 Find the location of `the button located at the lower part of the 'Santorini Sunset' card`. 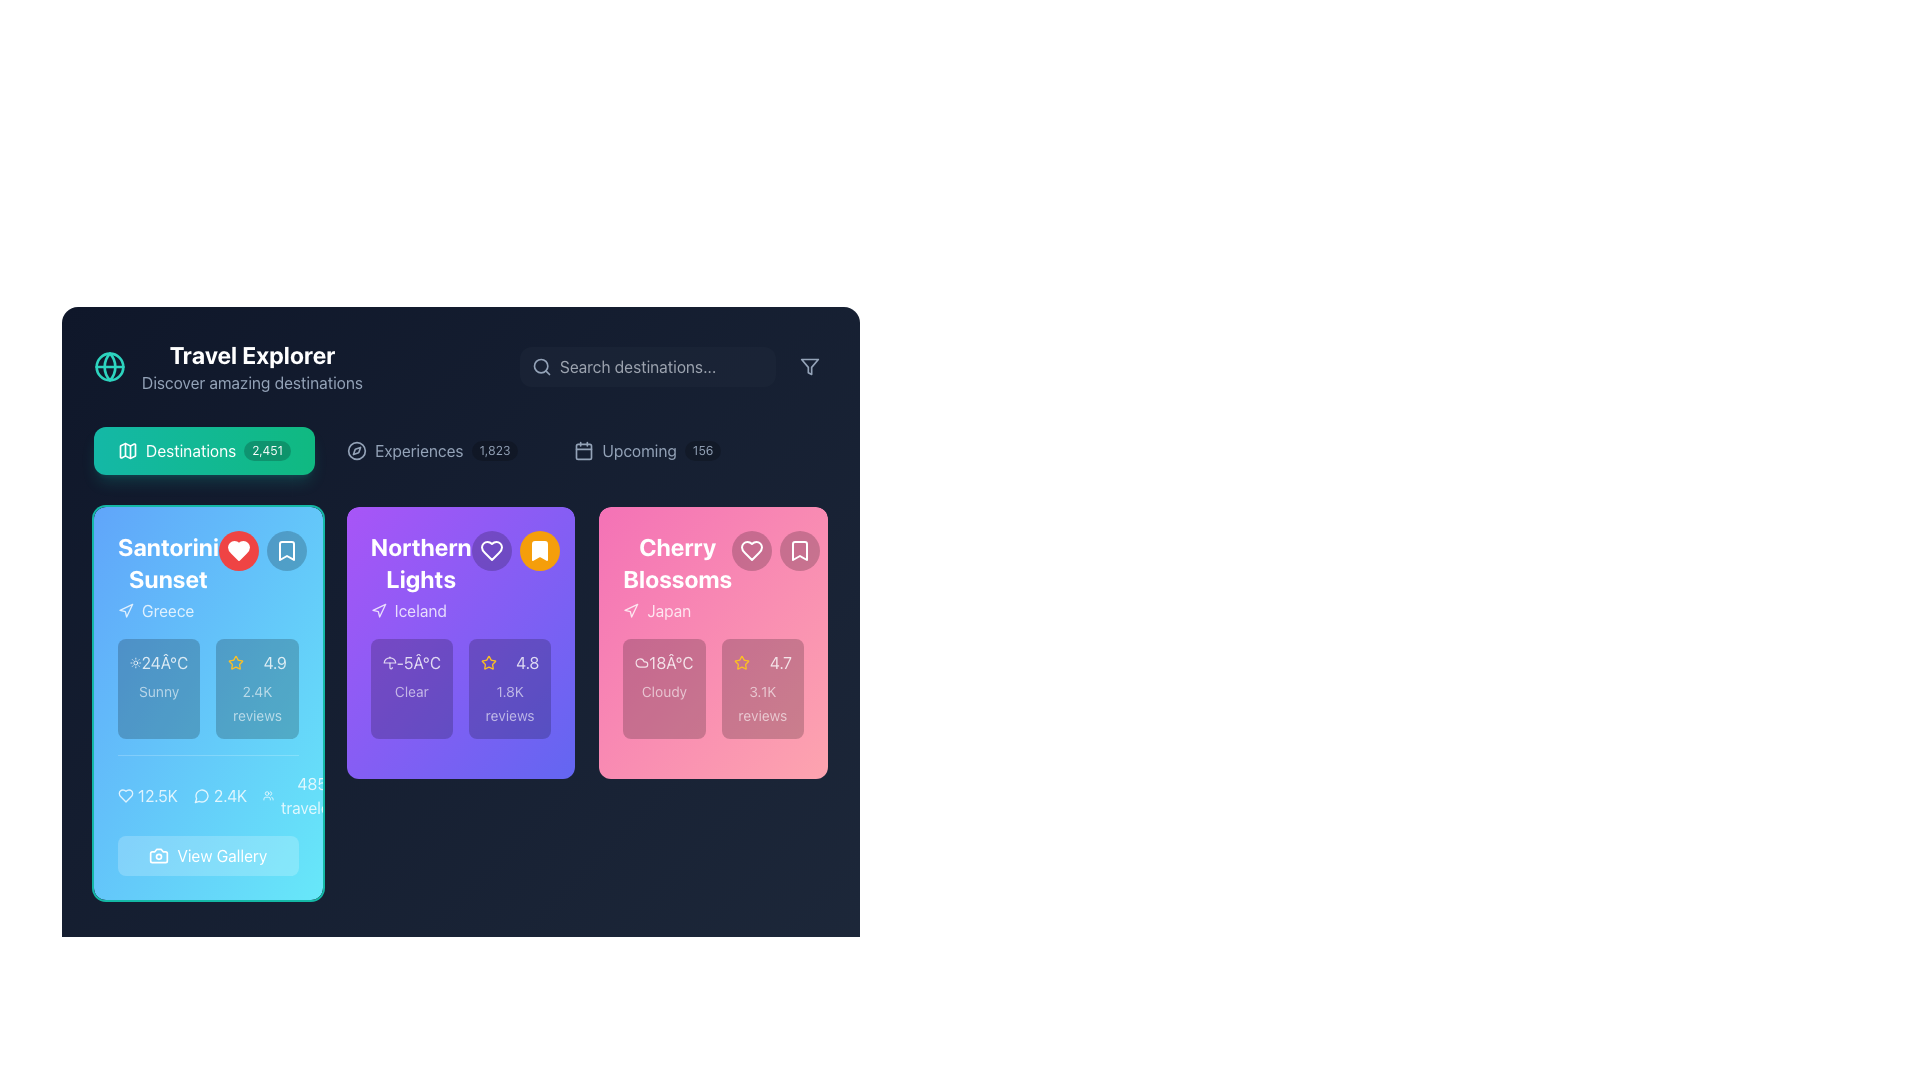

the button located at the lower part of the 'Santorini Sunset' card is located at coordinates (222, 855).